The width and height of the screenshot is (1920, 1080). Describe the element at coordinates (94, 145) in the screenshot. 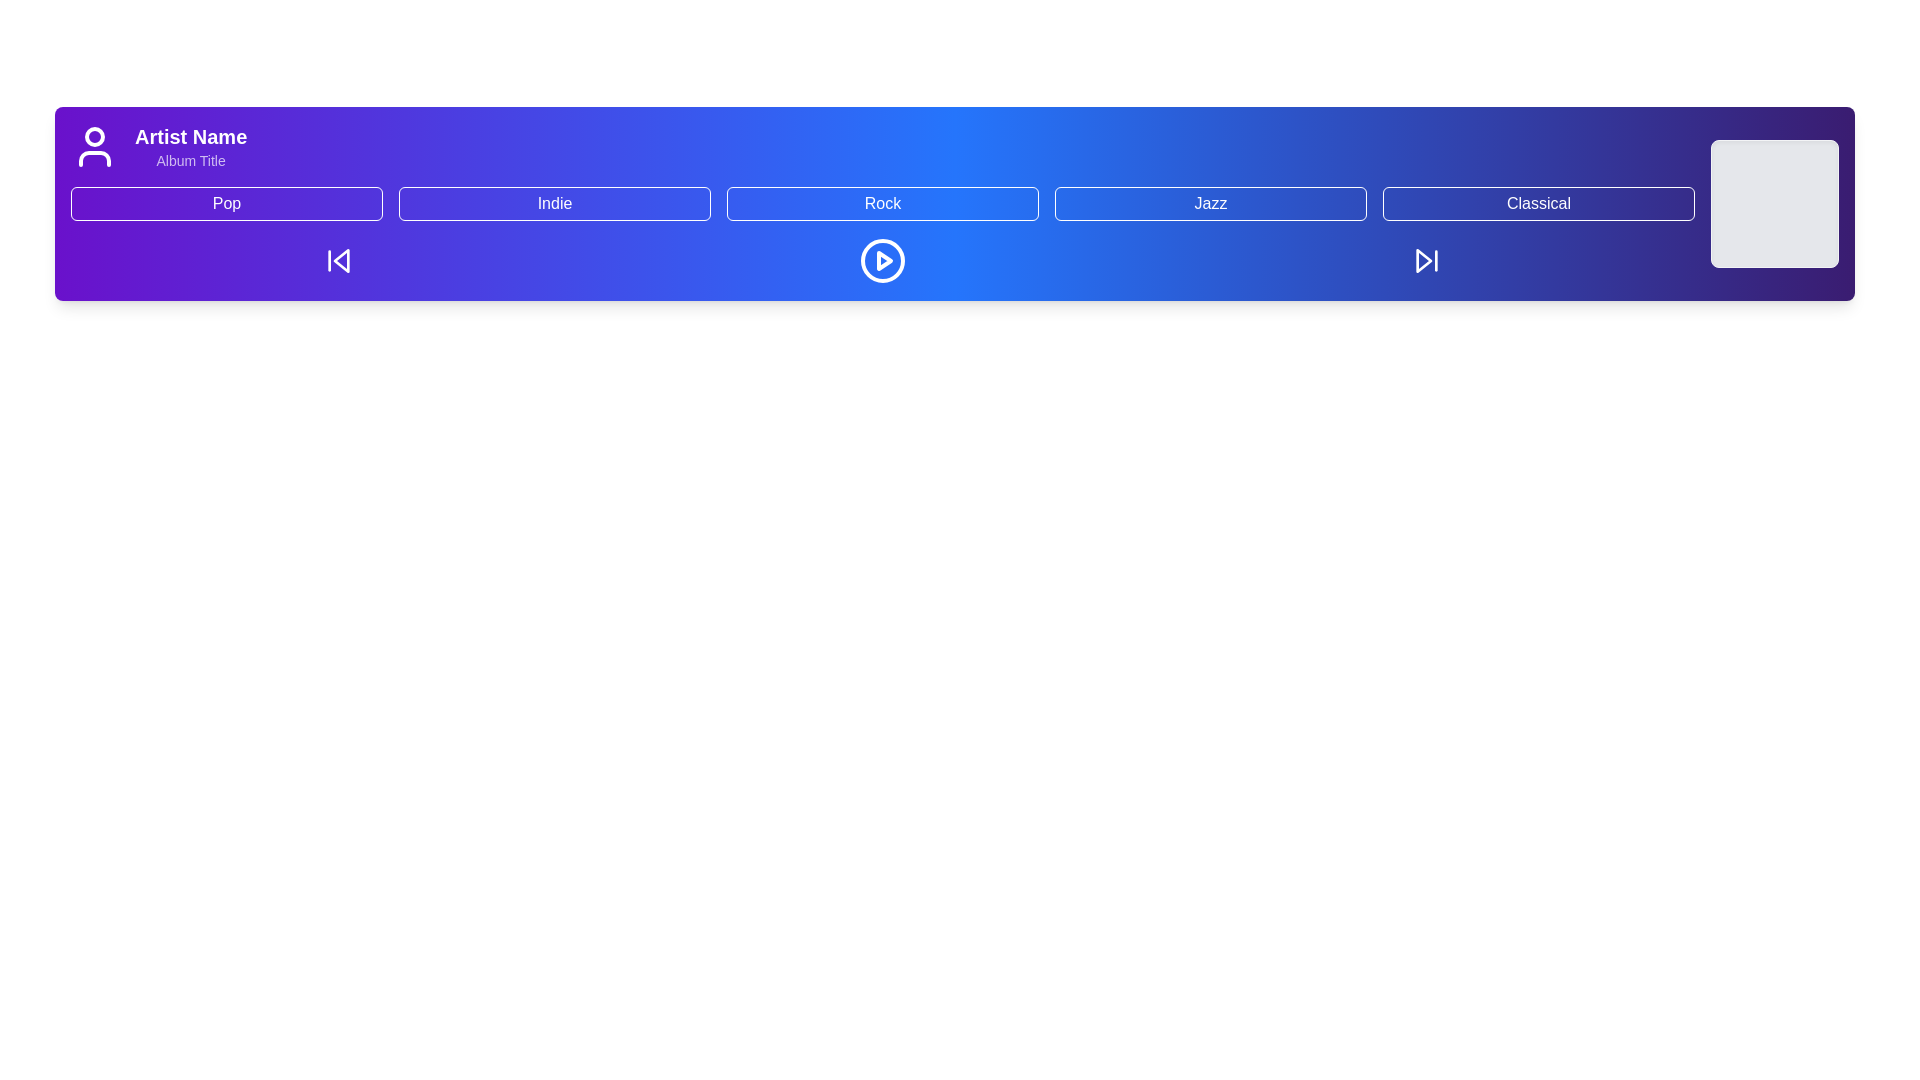

I see `the outlined user icon representing an artist, which is positioned beside the textual information 'Artist Name' and 'Album Title'` at that location.